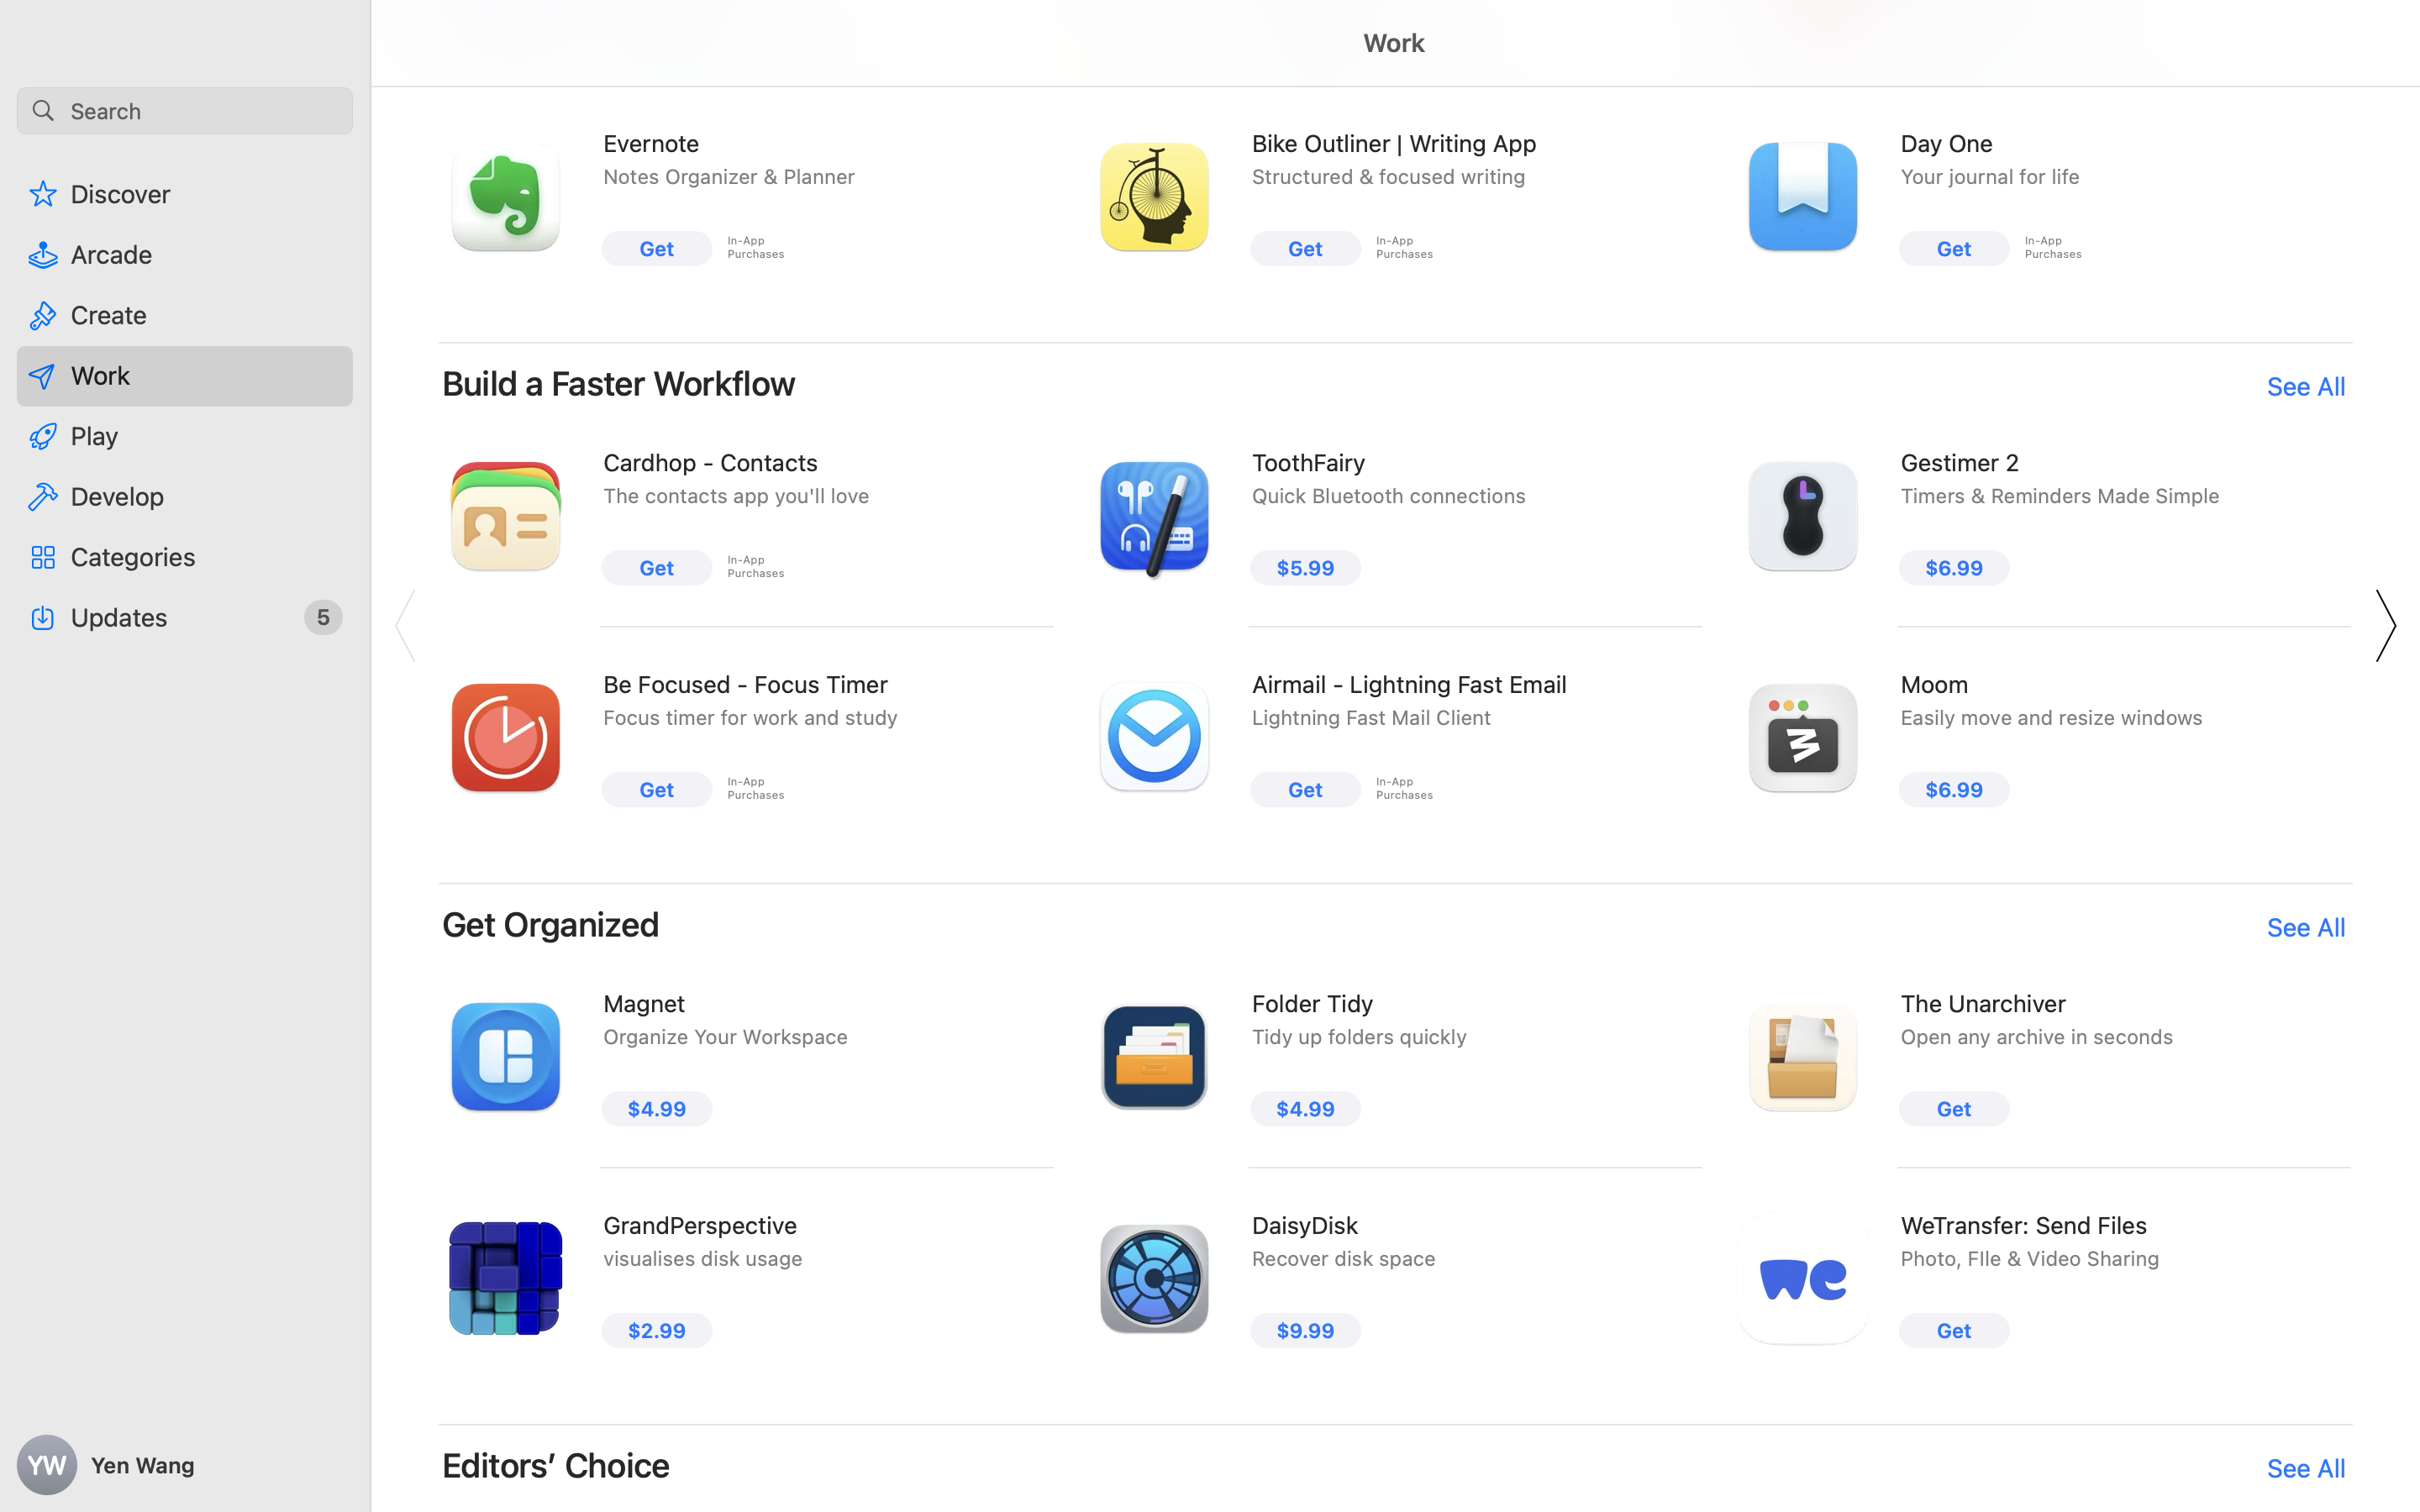  I want to click on 'Yen Wang', so click(185, 1465).